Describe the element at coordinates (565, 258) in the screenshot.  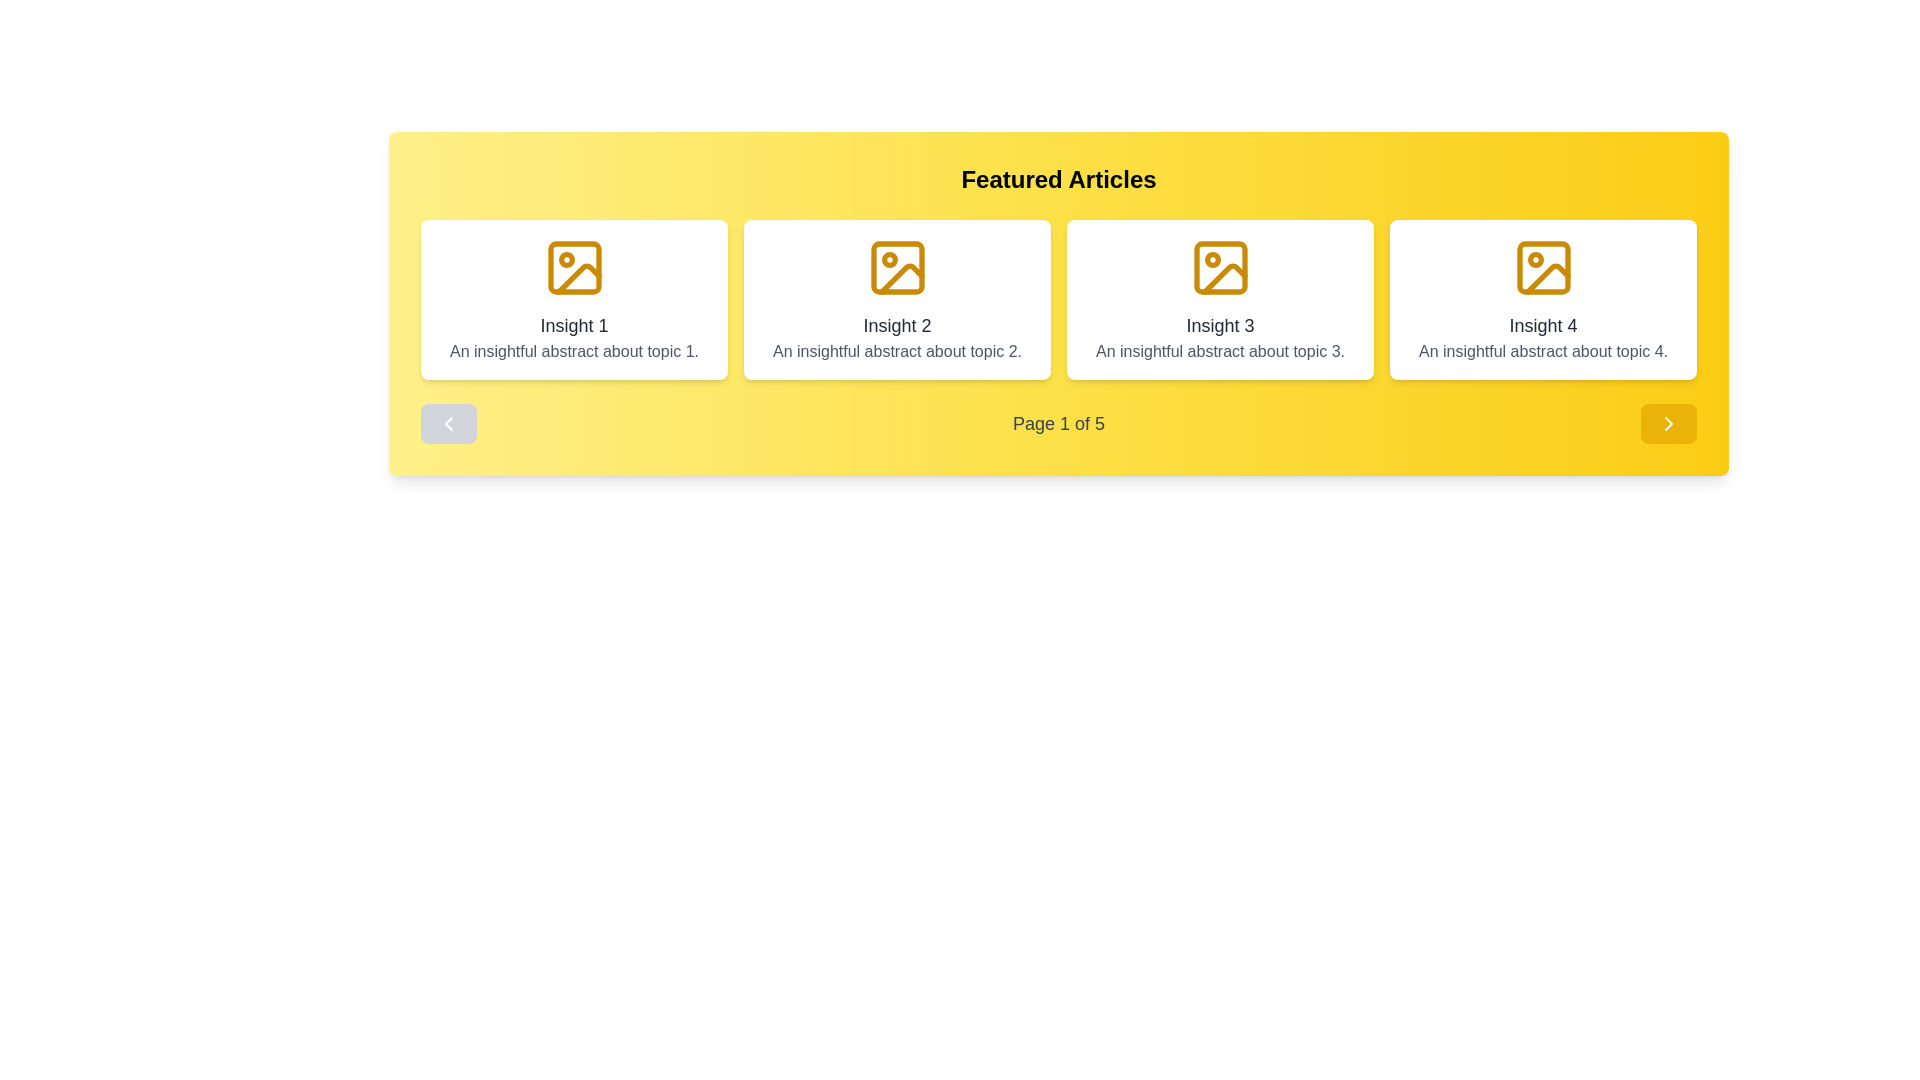
I see `the small circular shape inside the first framed image icon of the carousel titled 'Insight 1', which resembles the sun over a mountain` at that location.